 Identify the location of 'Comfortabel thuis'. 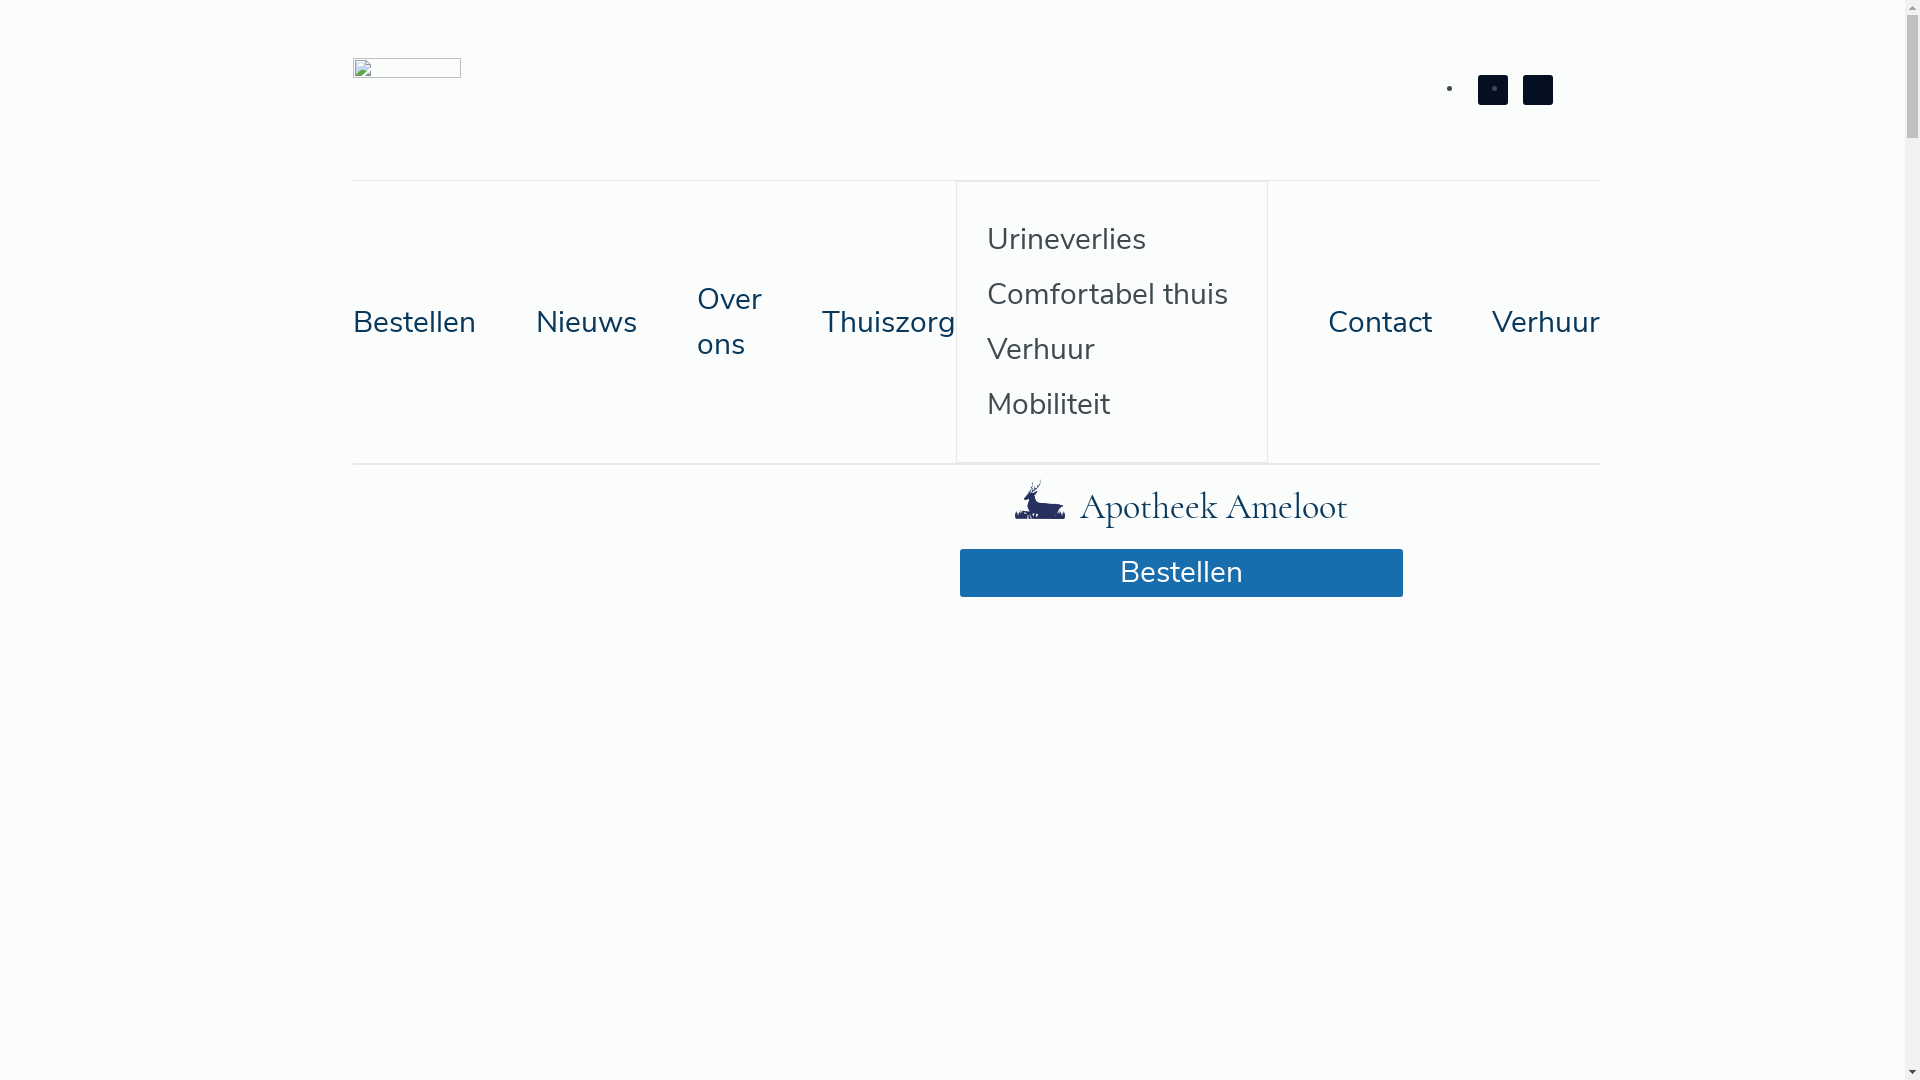
(1109, 294).